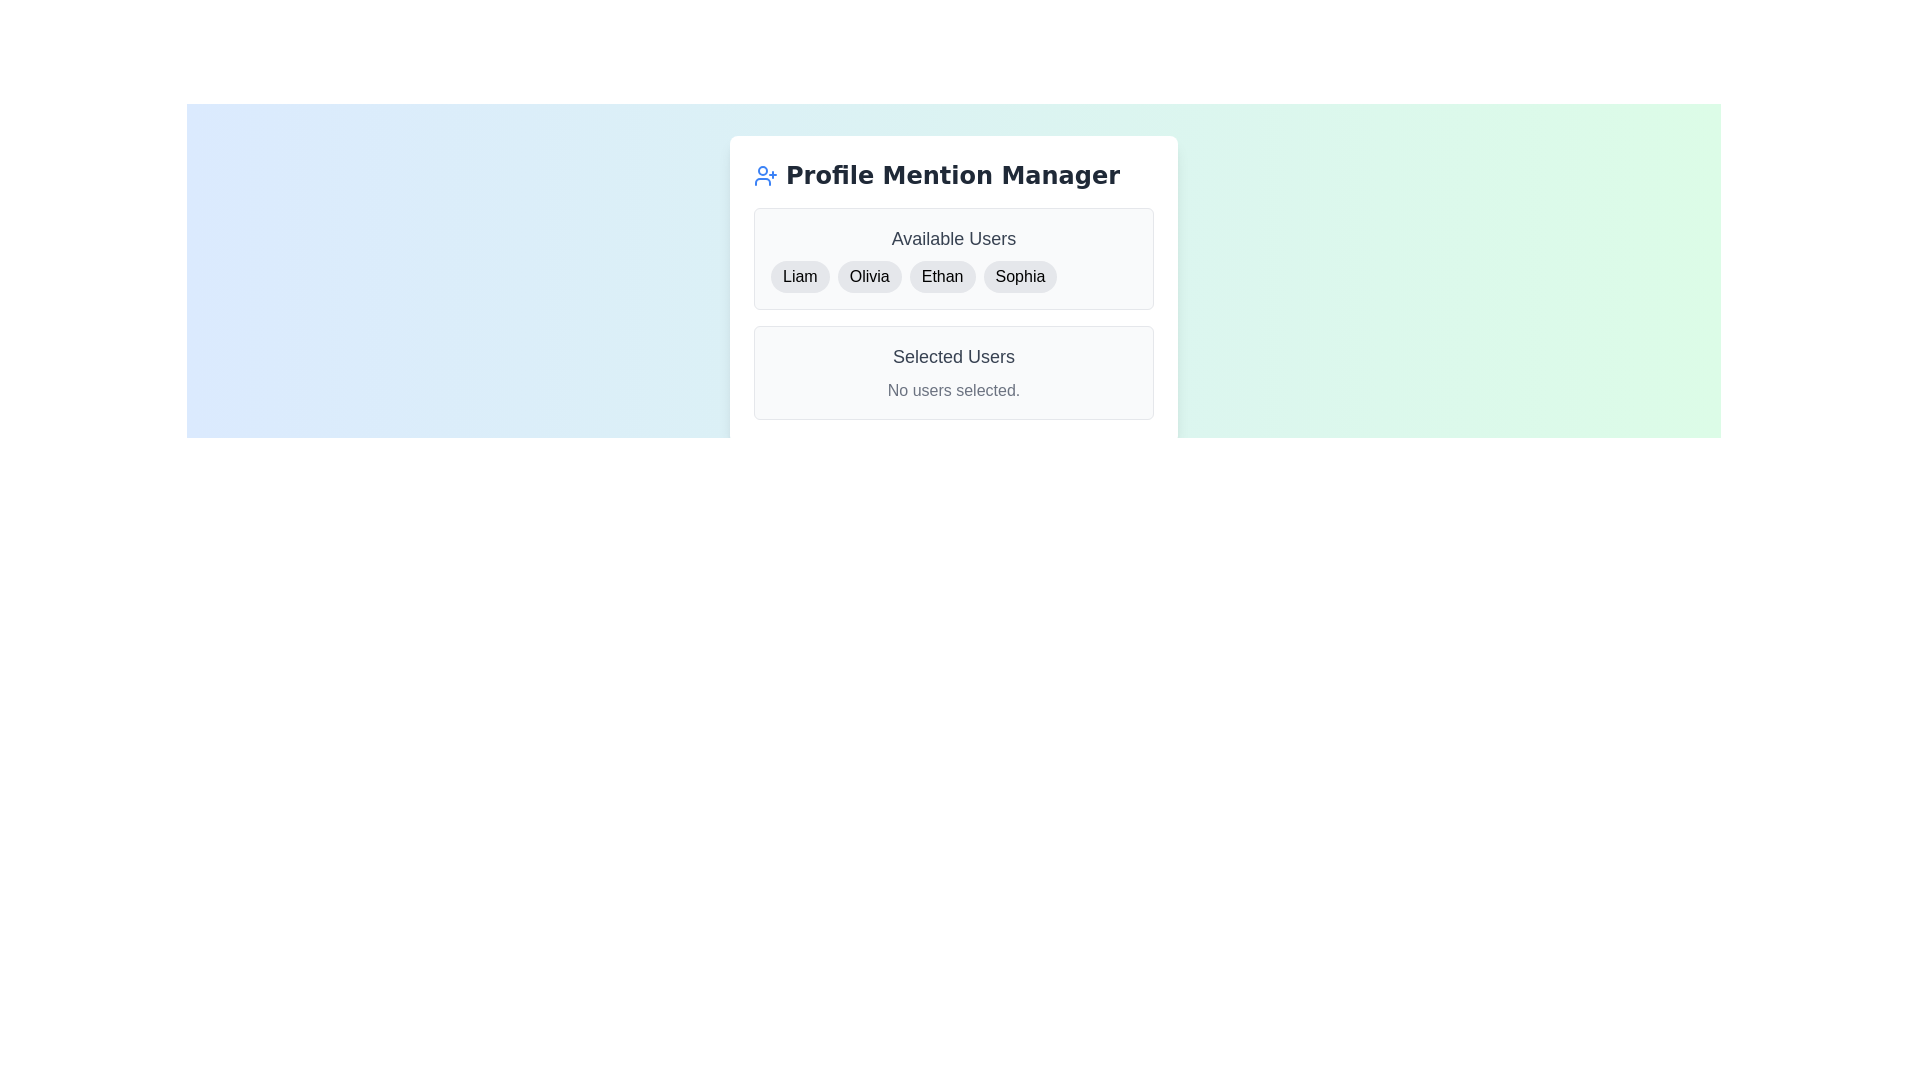  Describe the element at coordinates (941, 277) in the screenshot. I see `the interactive button representing the 'Ethan' profile` at that location.